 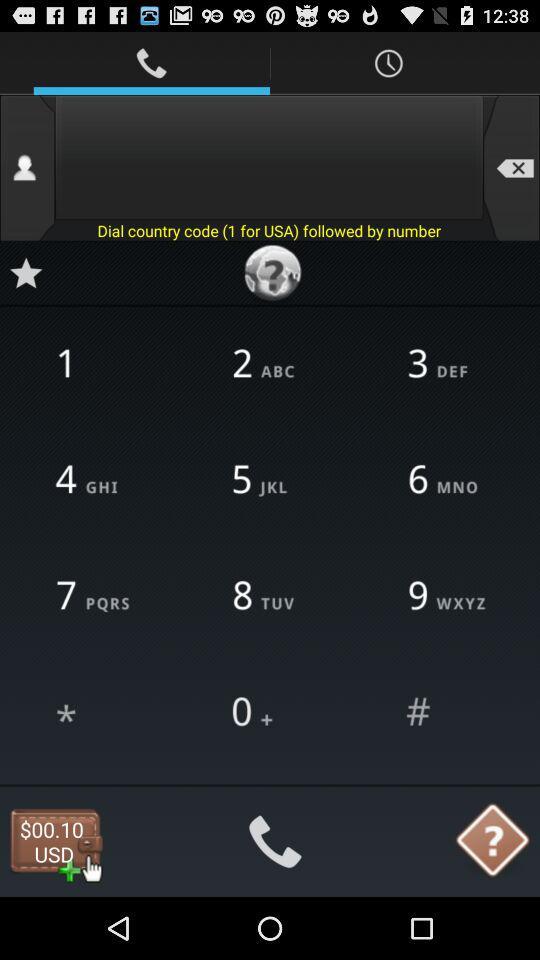 What do you see at coordinates (25, 290) in the screenshot?
I see `the star icon` at bounding box center [25, 290].